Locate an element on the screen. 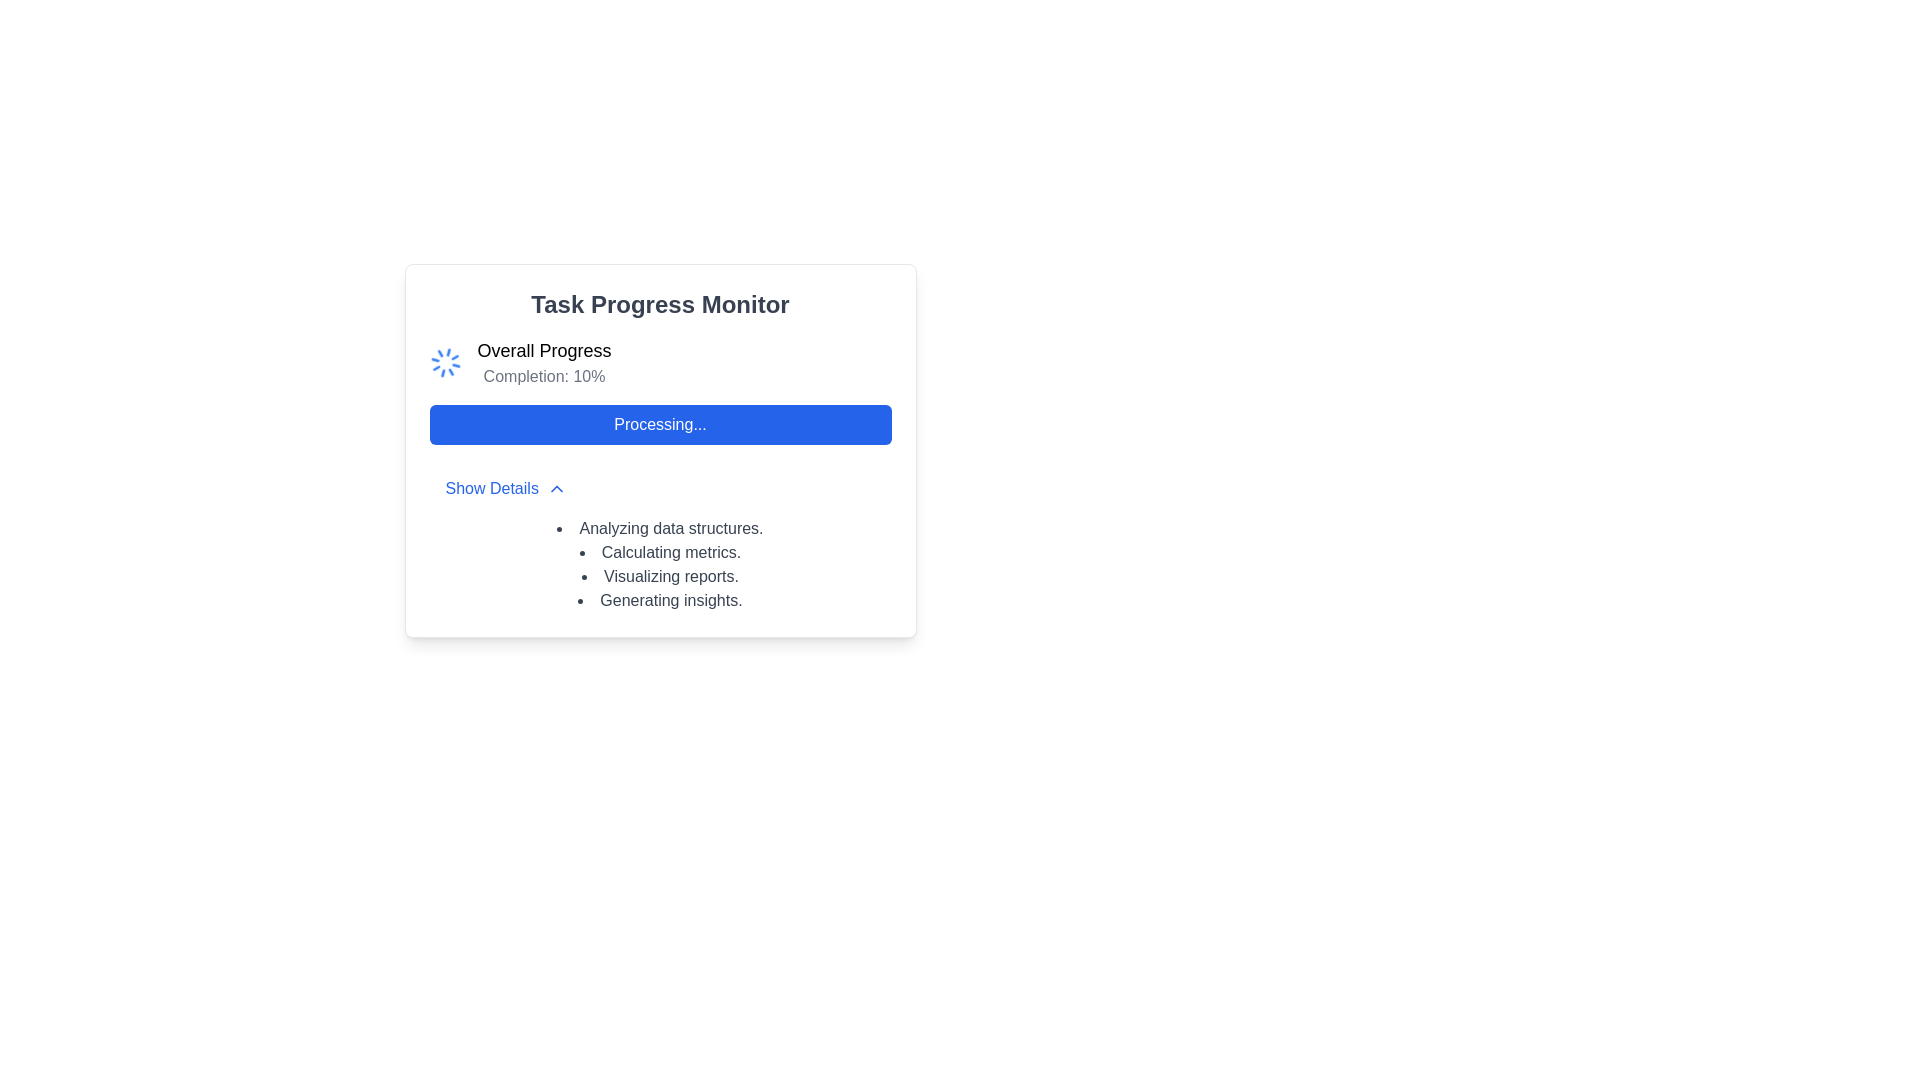 The image size is (1920, 1080). the blue text link labeled 'Show Details' with a downward-pointing arrow icon is located at coordinates (506, 489).